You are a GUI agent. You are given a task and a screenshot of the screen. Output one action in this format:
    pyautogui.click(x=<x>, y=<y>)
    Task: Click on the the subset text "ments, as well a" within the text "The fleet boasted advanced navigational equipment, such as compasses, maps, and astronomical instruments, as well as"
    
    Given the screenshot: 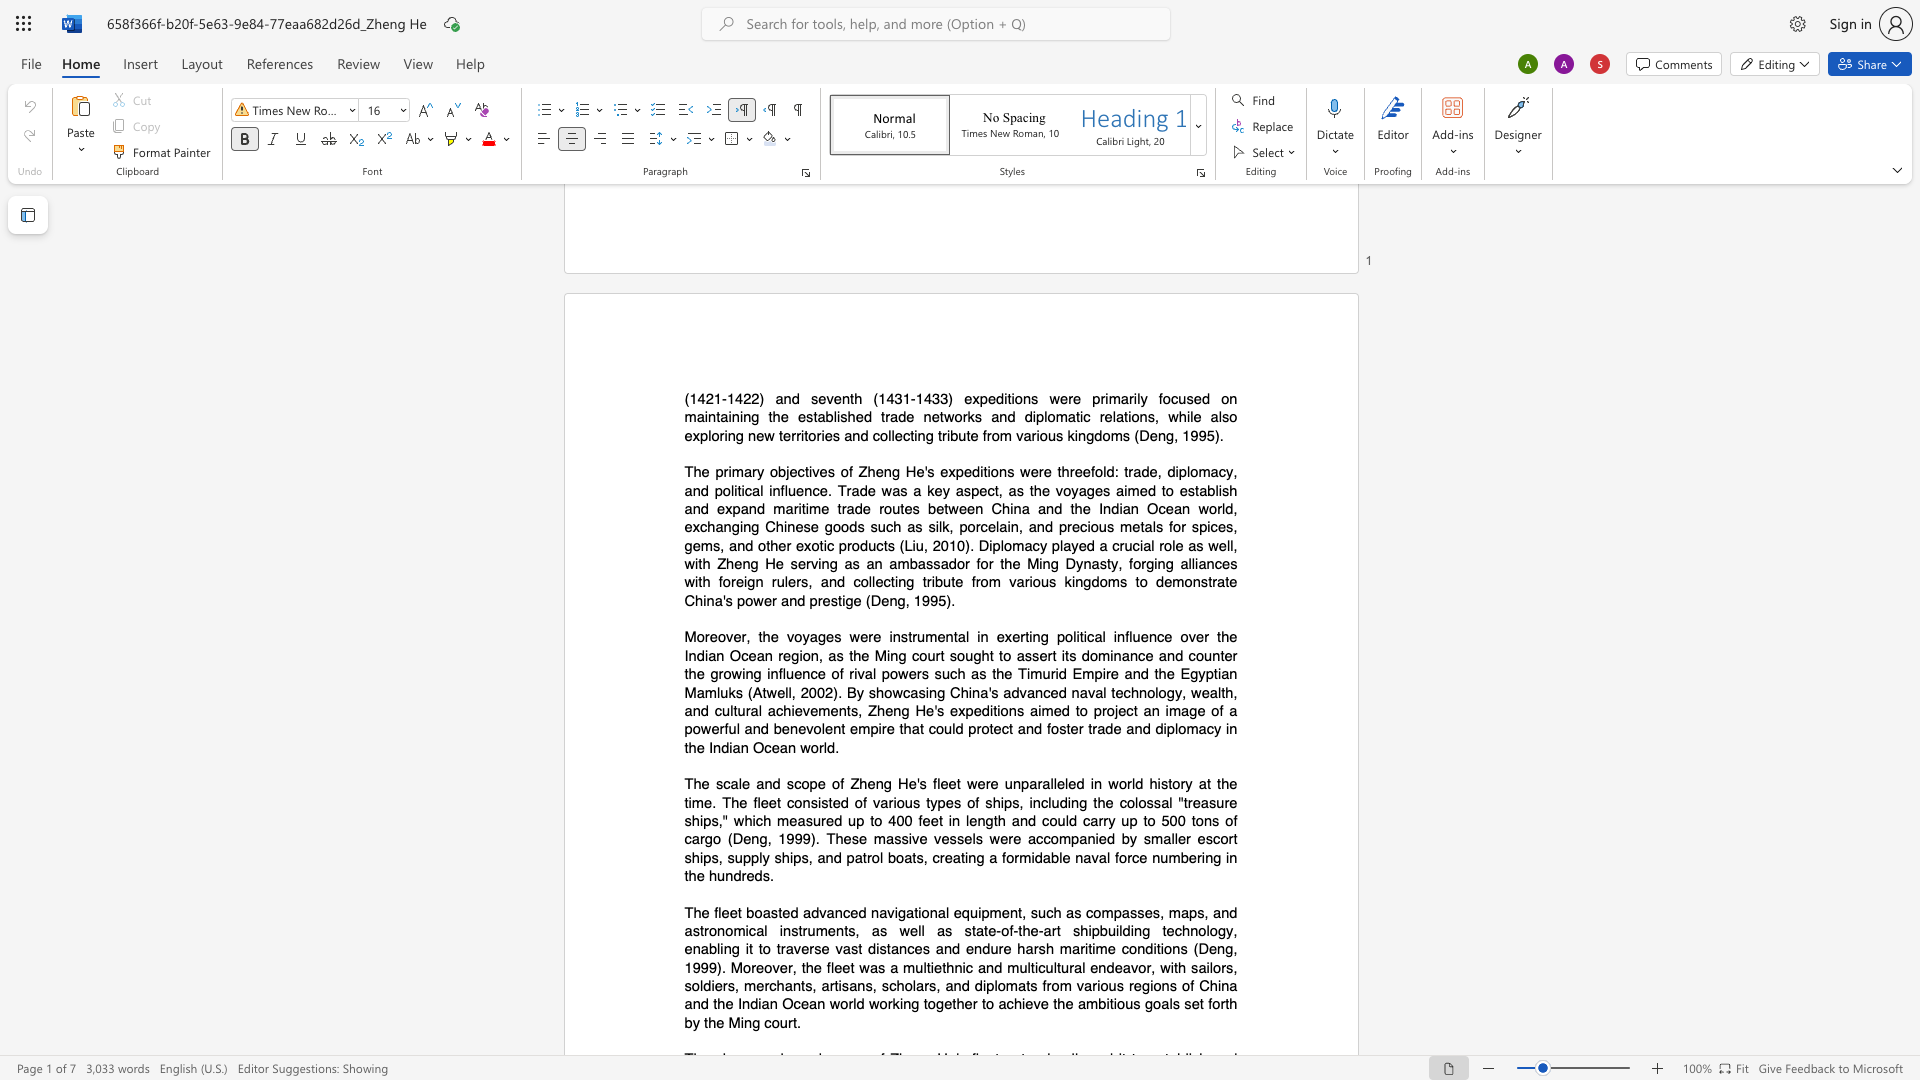 What is the action you would take?
    pyautogui.click(x=815, y=930)
    